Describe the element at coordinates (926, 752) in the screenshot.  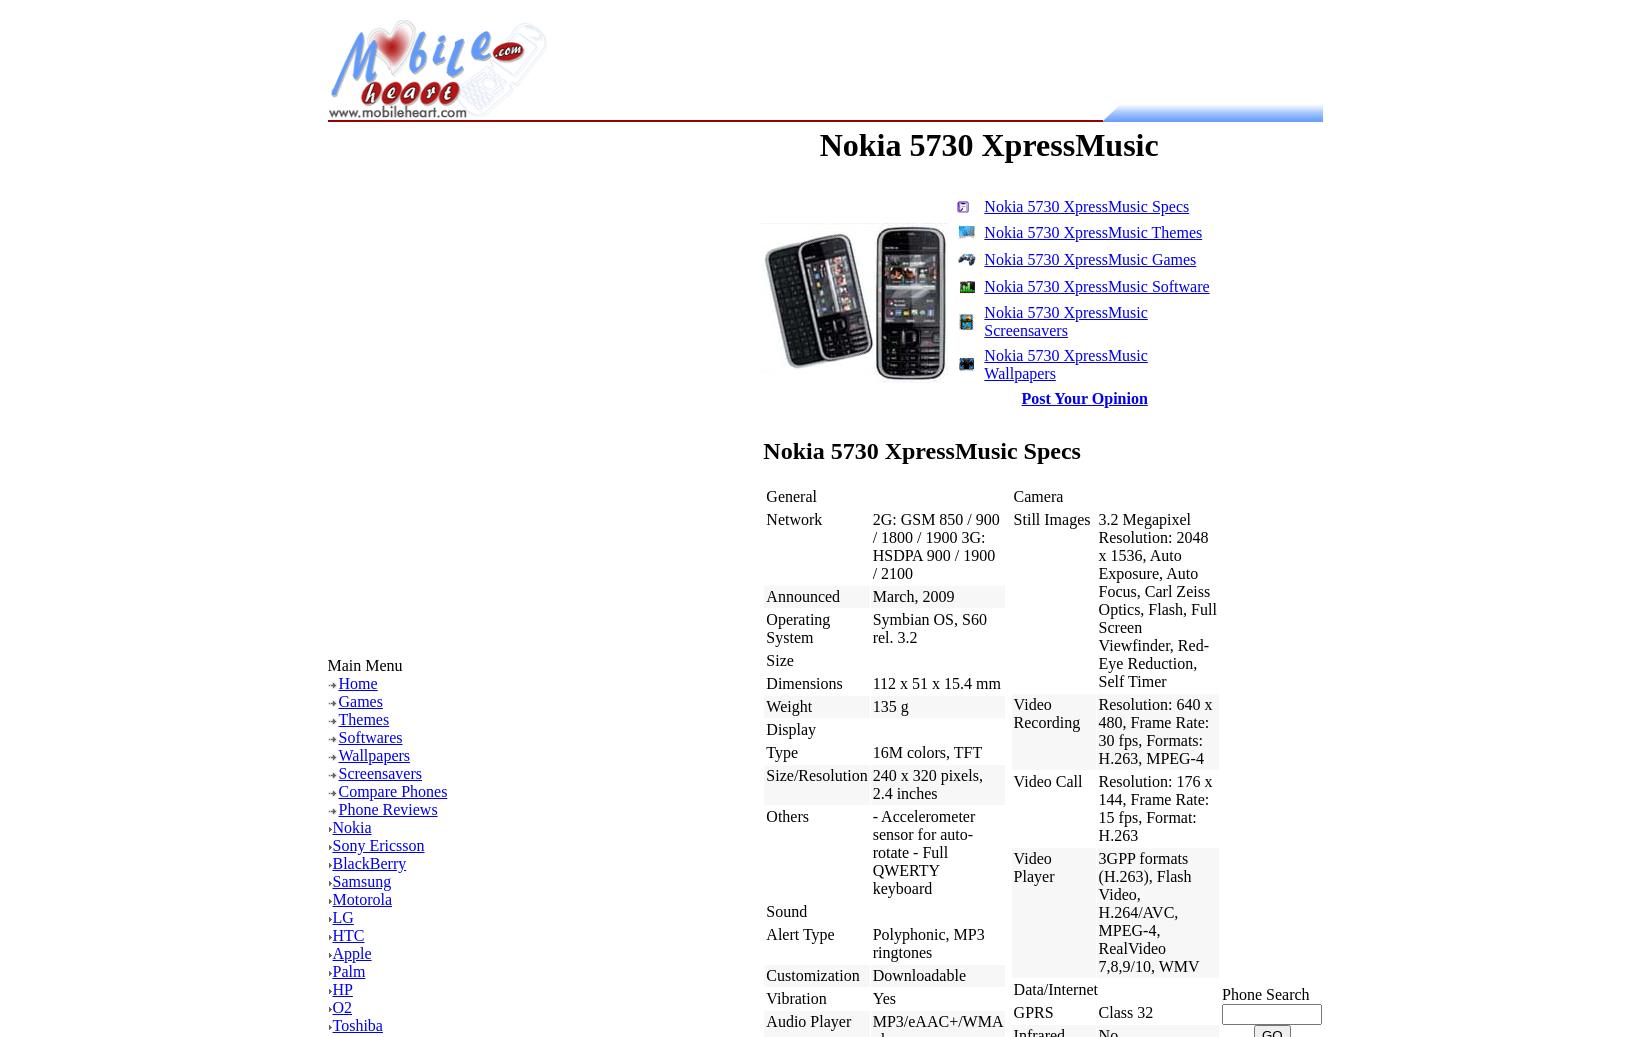
I see `'16M colors, TFT'` at that location.